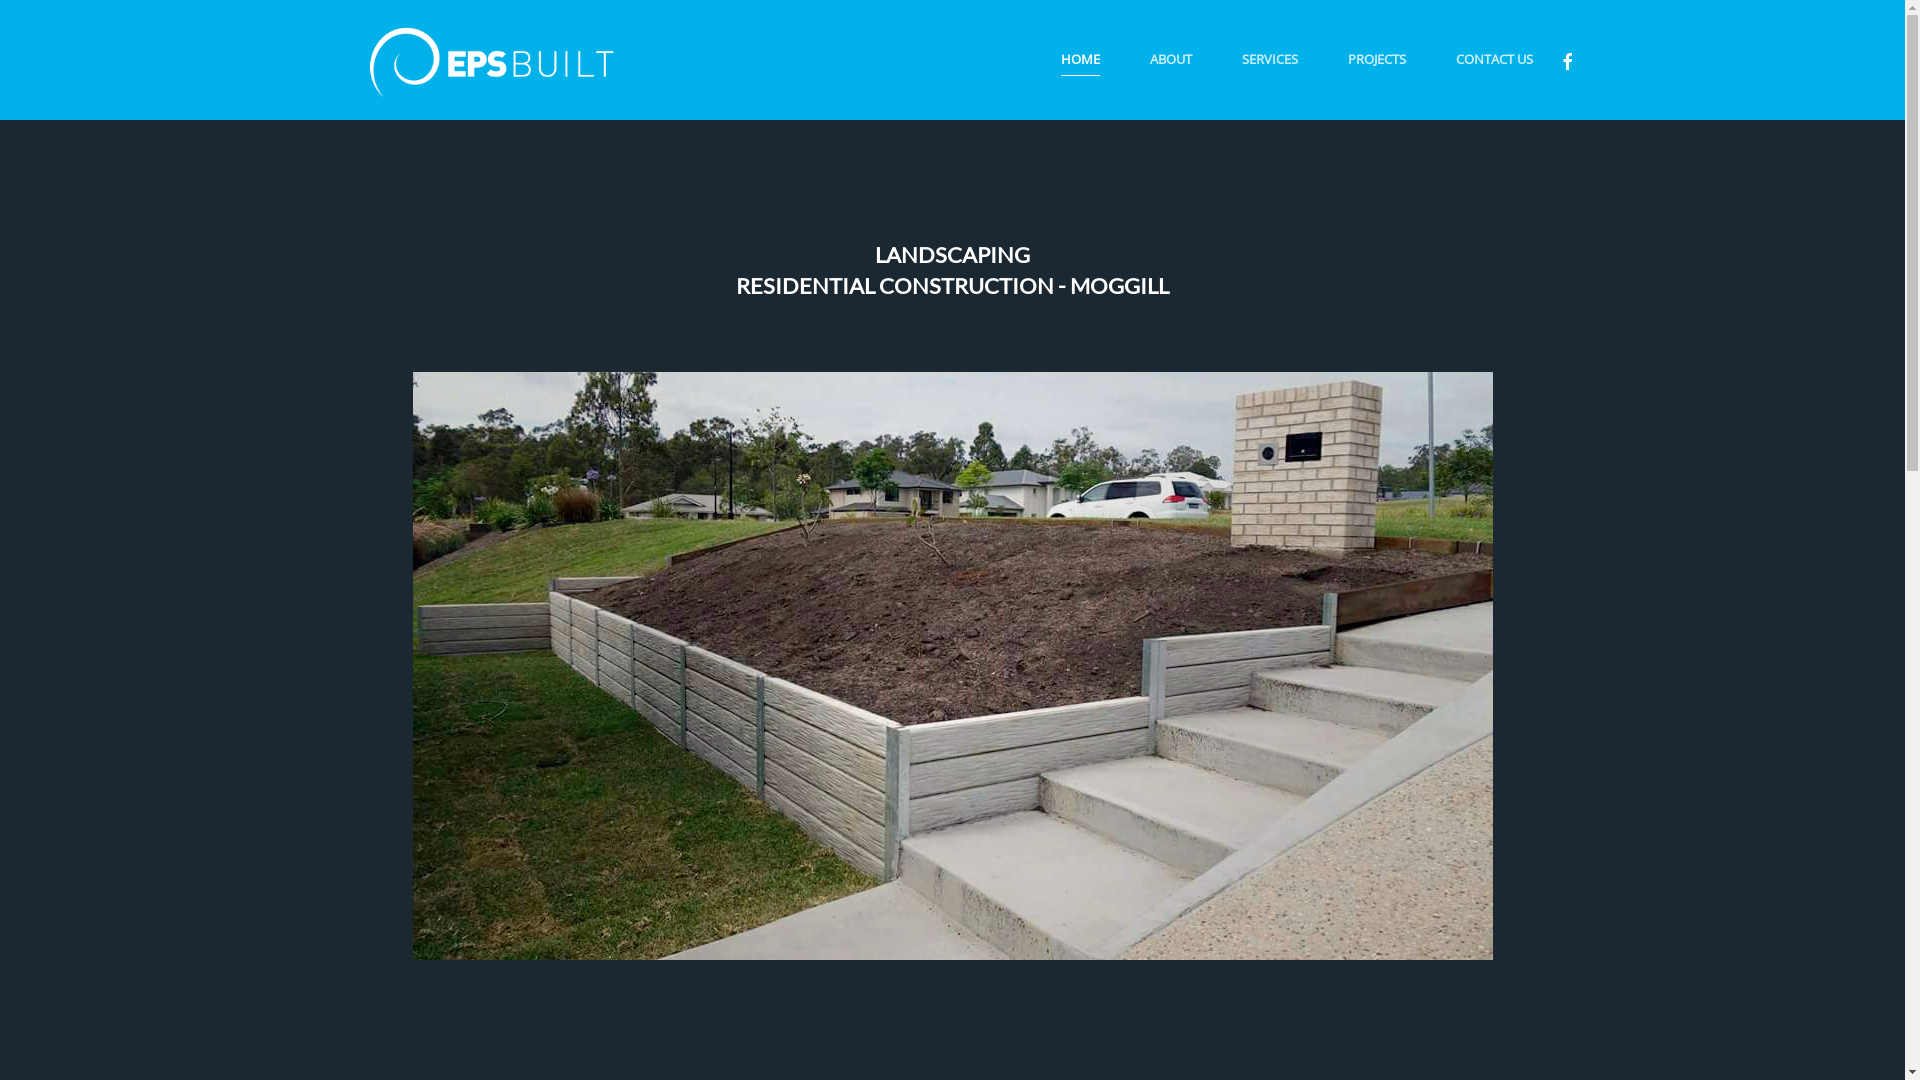  I want to click on 'ABOUT', so click(1170, 59).